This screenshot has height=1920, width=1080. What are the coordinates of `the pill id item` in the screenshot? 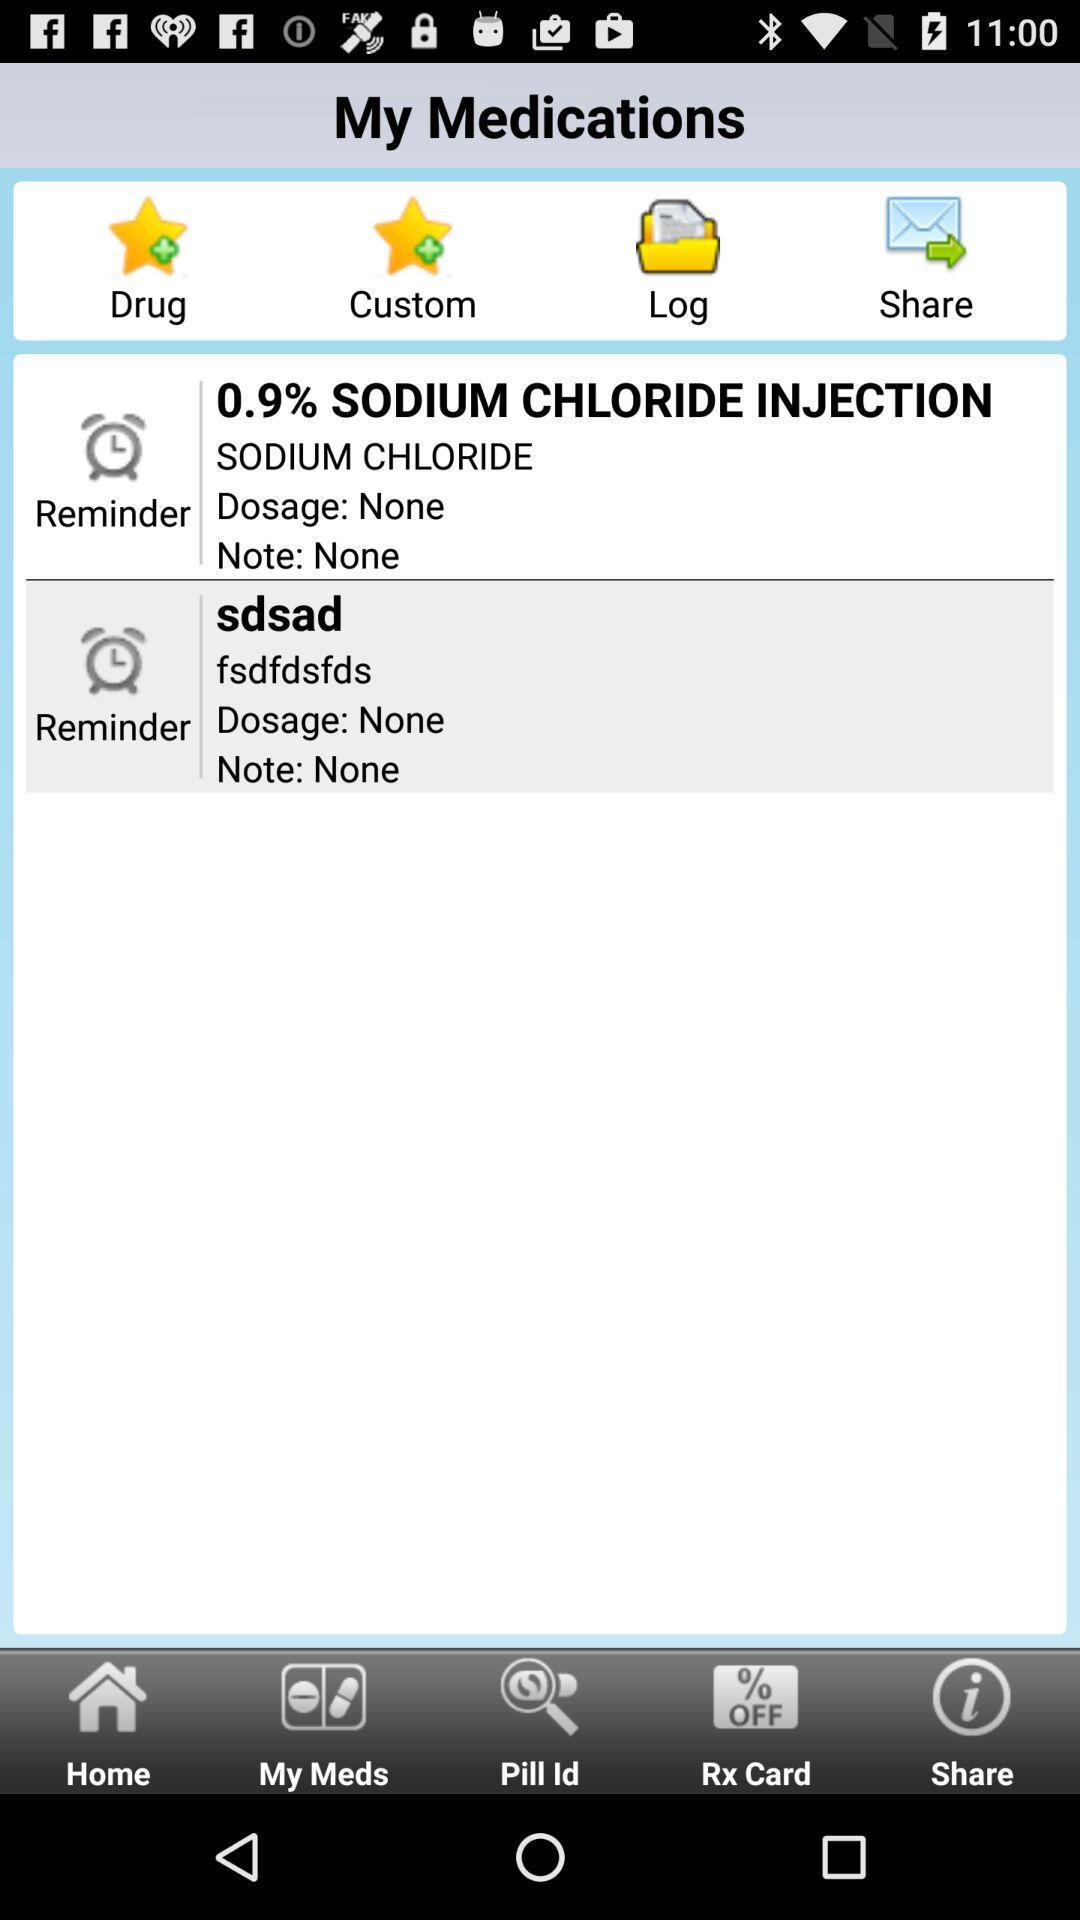 It's located at (540, 1719).